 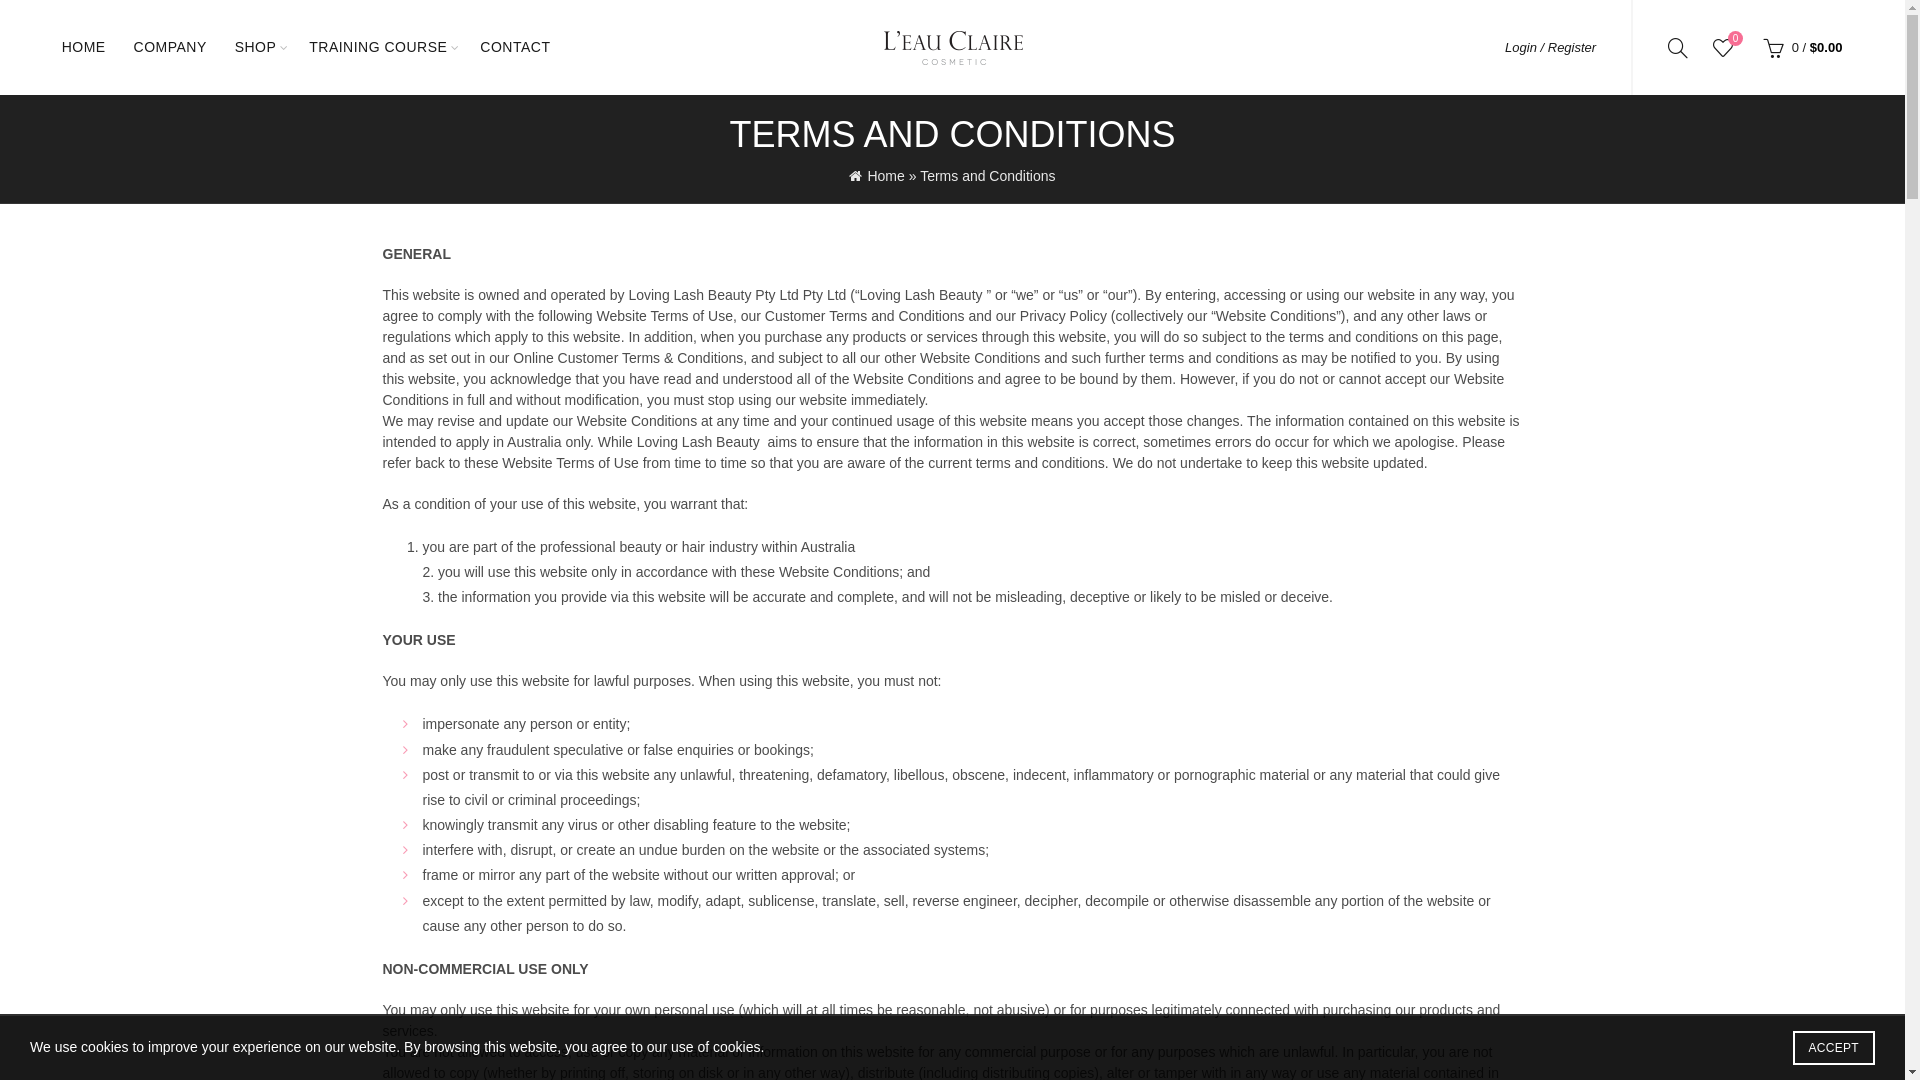 What do you see at coordinates (465, 46) in the screenshot?
I see `'CONTACT'` at bounding box center [465, 46].